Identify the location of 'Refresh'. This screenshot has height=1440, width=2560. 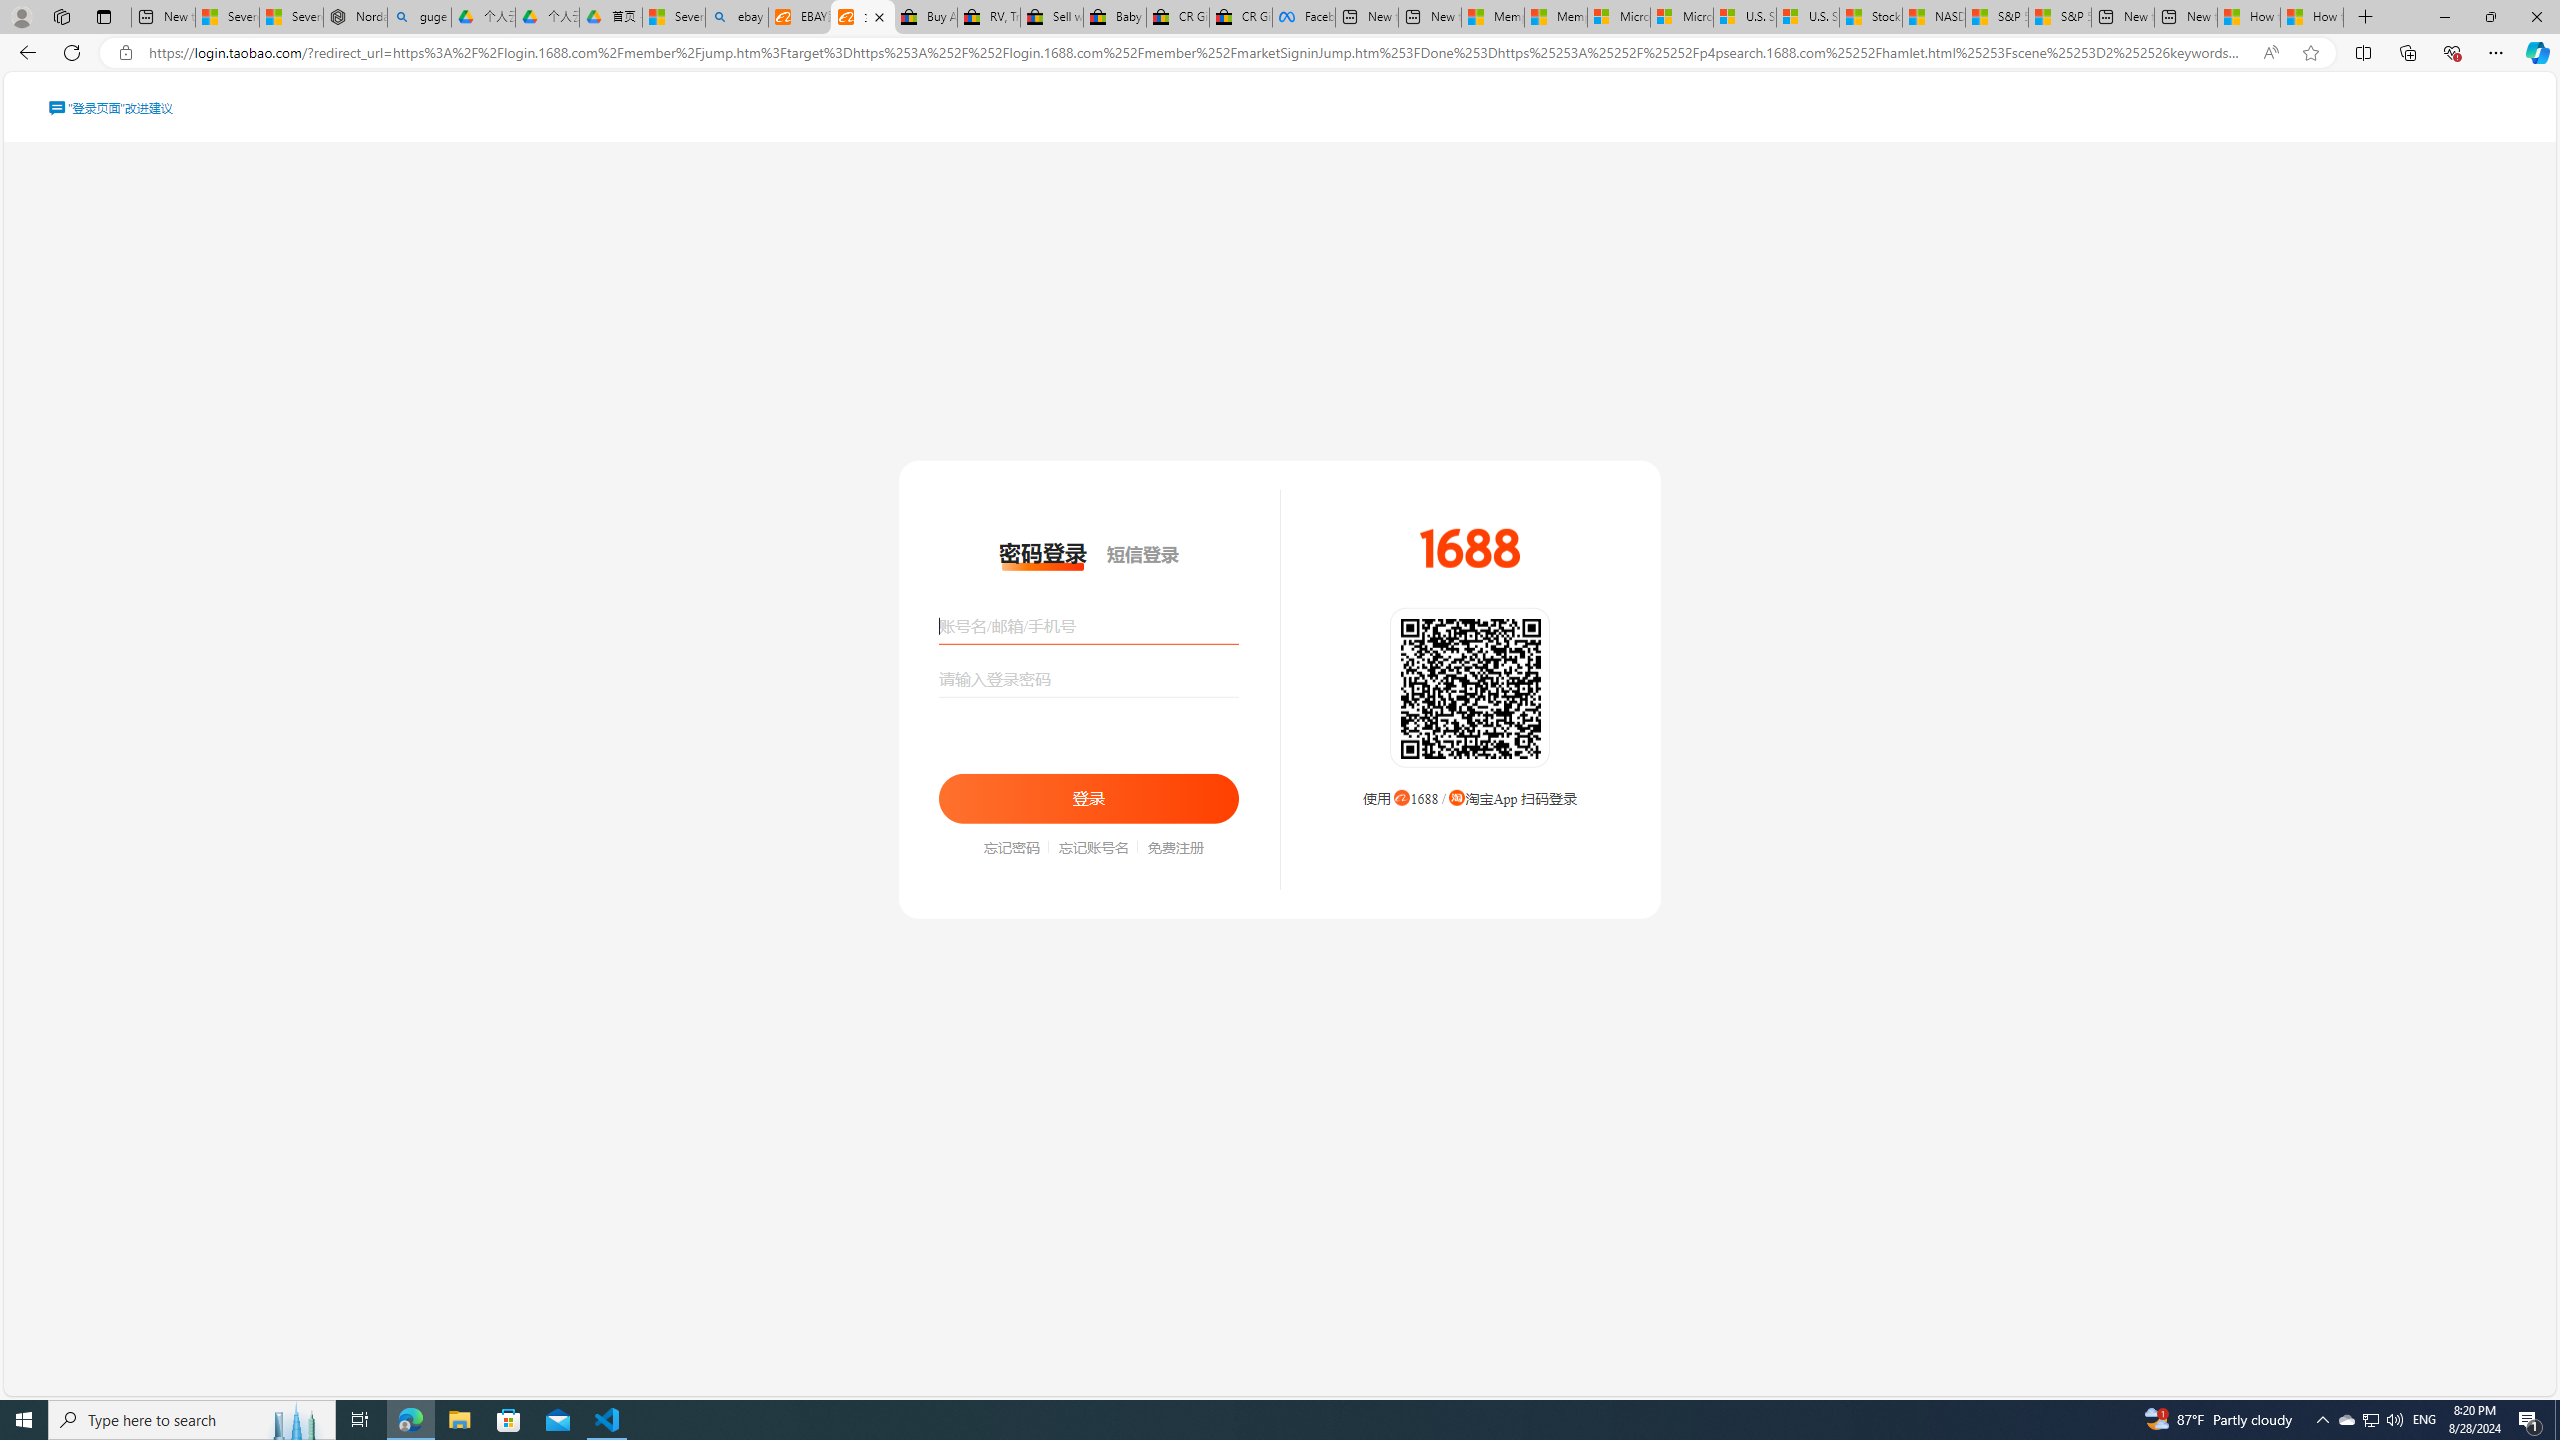
(70, 51).